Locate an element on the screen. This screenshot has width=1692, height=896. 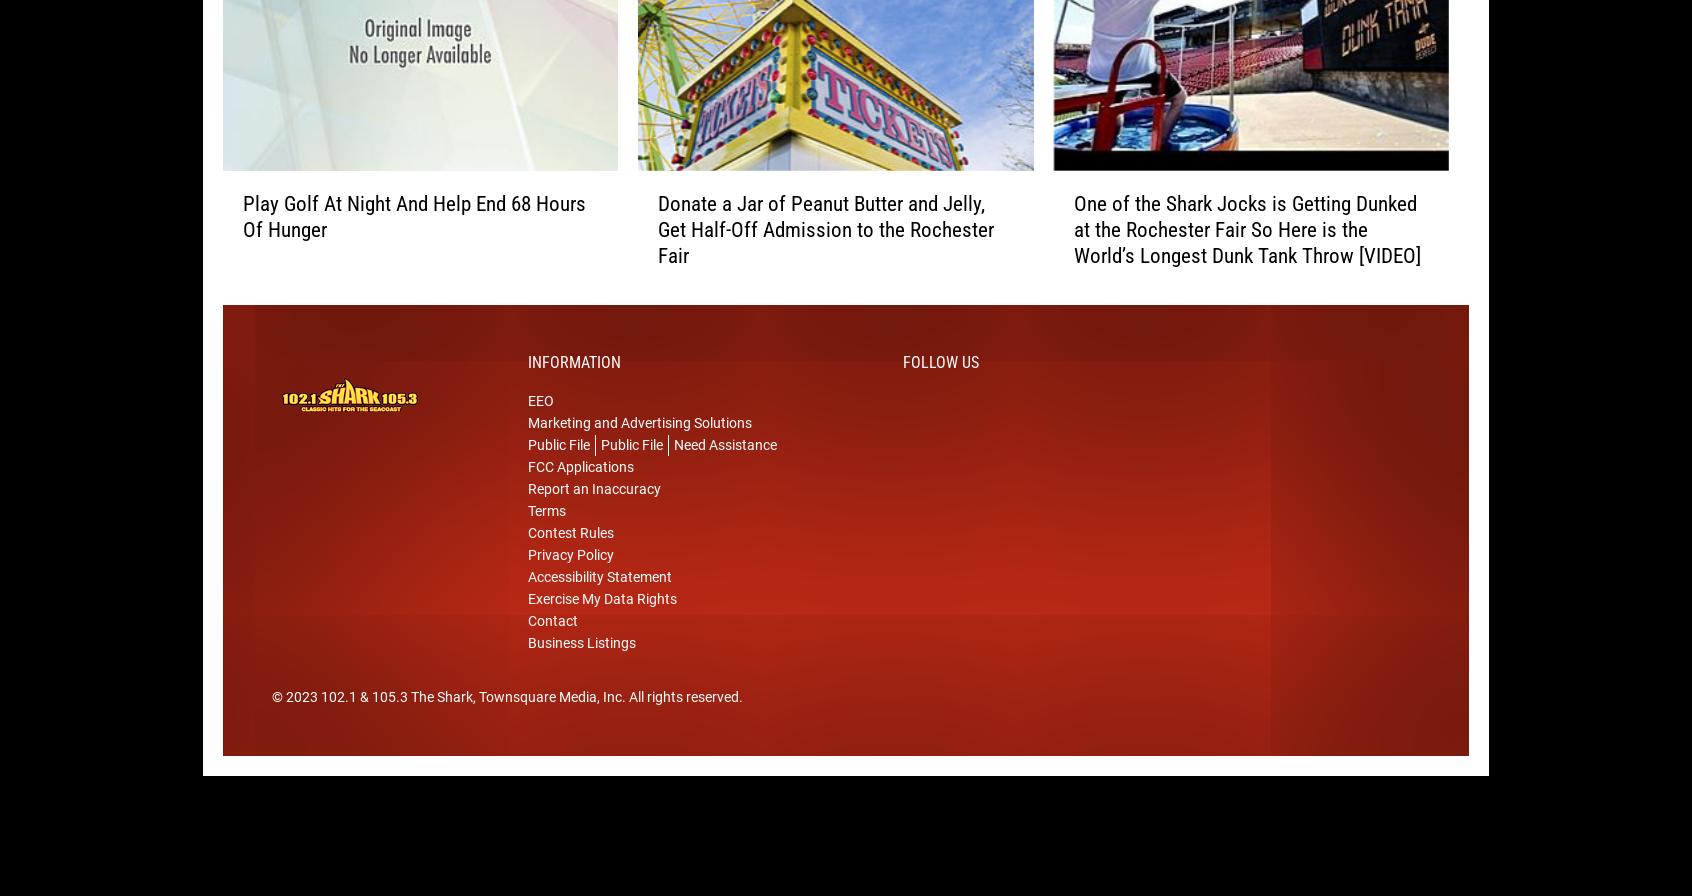
'Marketing and Advertising Solutions' is located at coordinates (640, 454).